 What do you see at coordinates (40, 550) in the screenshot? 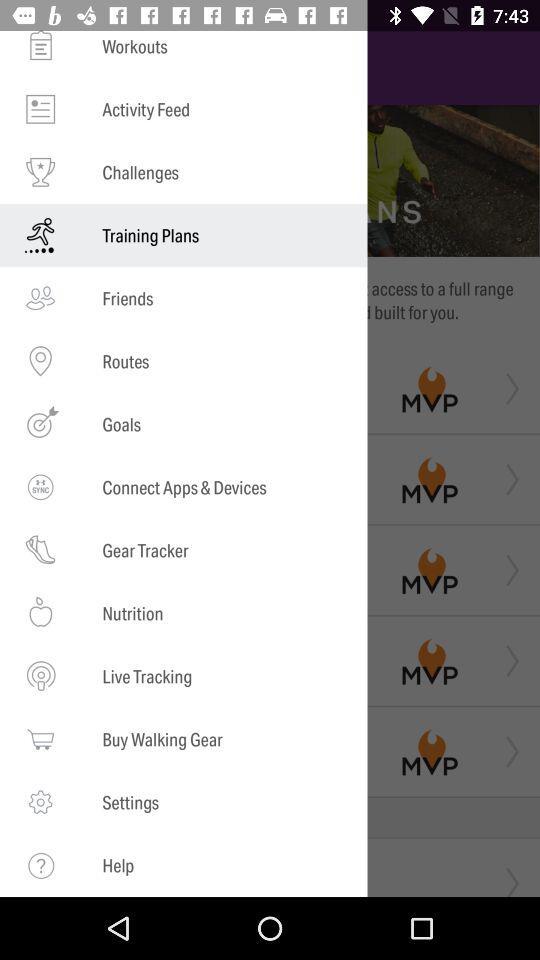
I see `the shoe option which says gear tracker` at bounding box center [40, 550].